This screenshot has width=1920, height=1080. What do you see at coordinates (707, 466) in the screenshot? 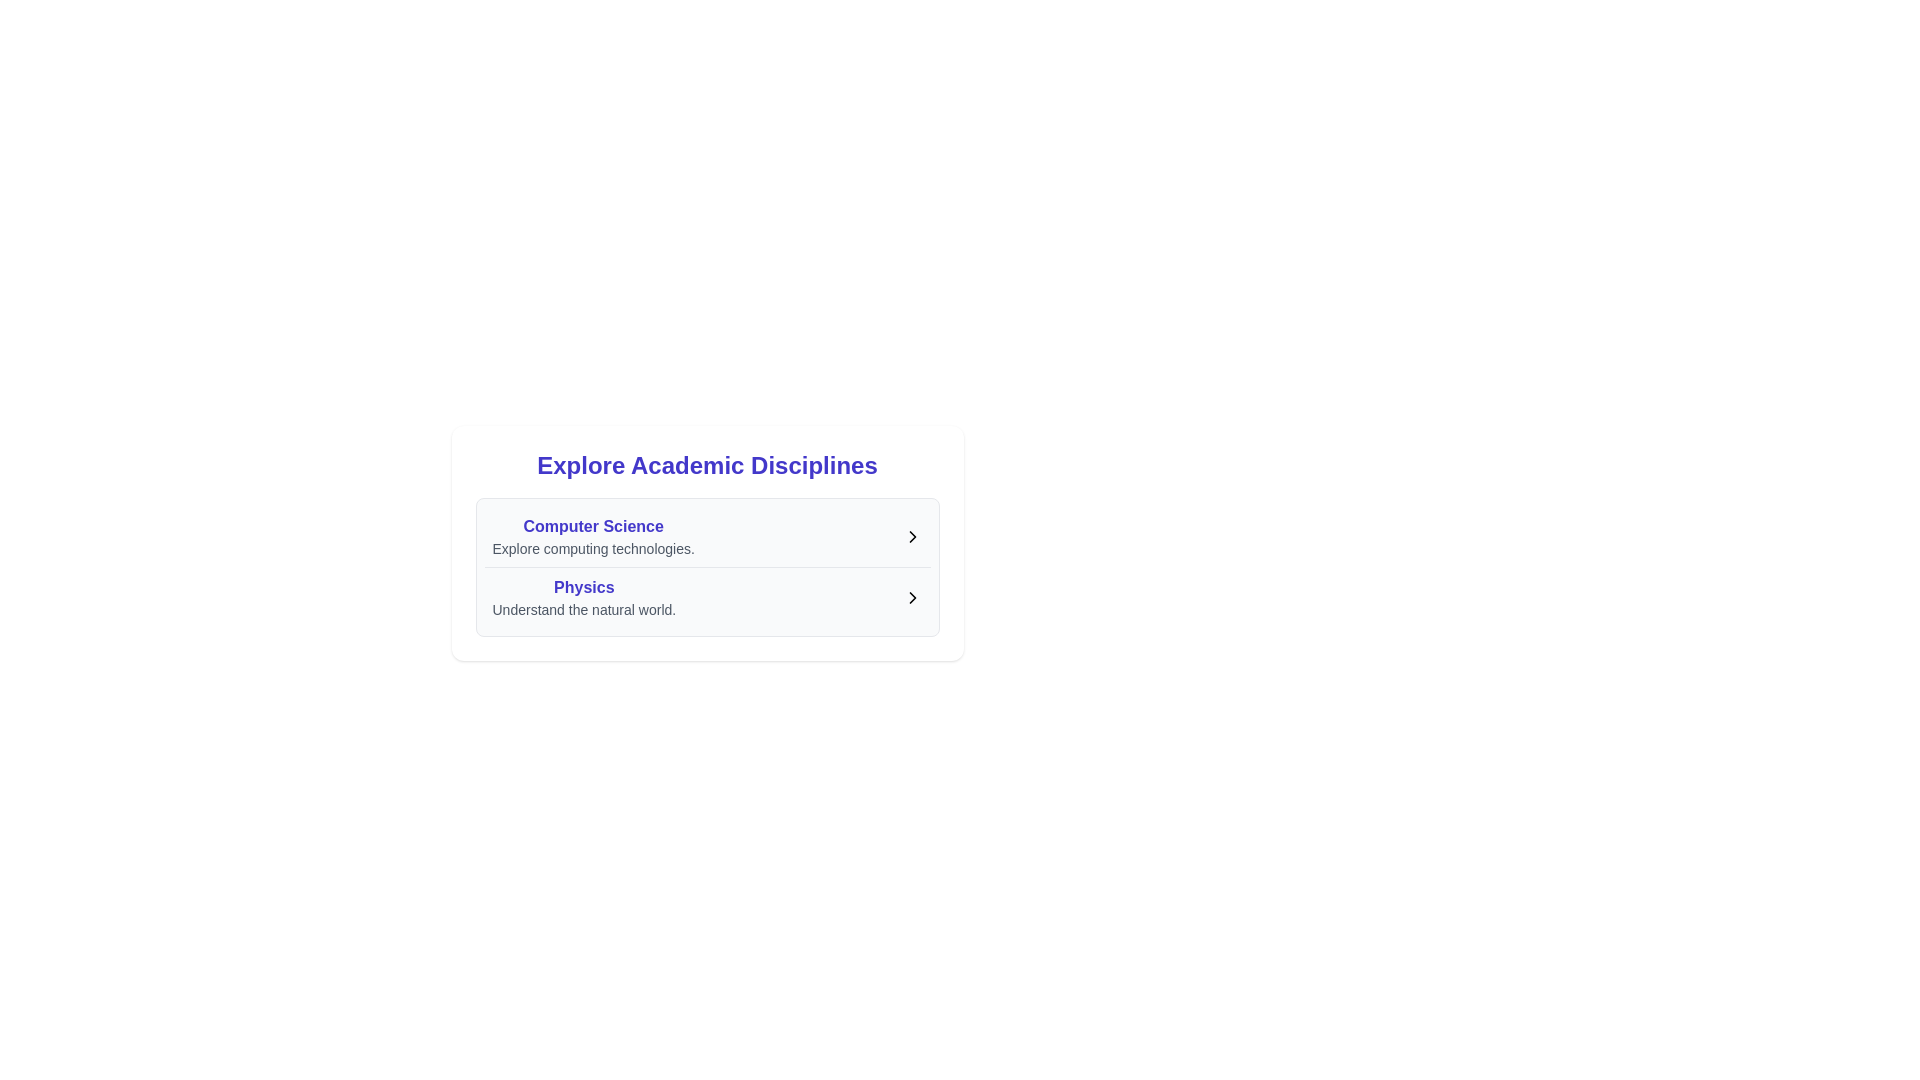
I see `the centered title with bold, large indigo text reading 'Explore Academic Disciplines' that is positioned above the sections 'Computer Science' and 'Physics'` at bounding box center [707, 466].